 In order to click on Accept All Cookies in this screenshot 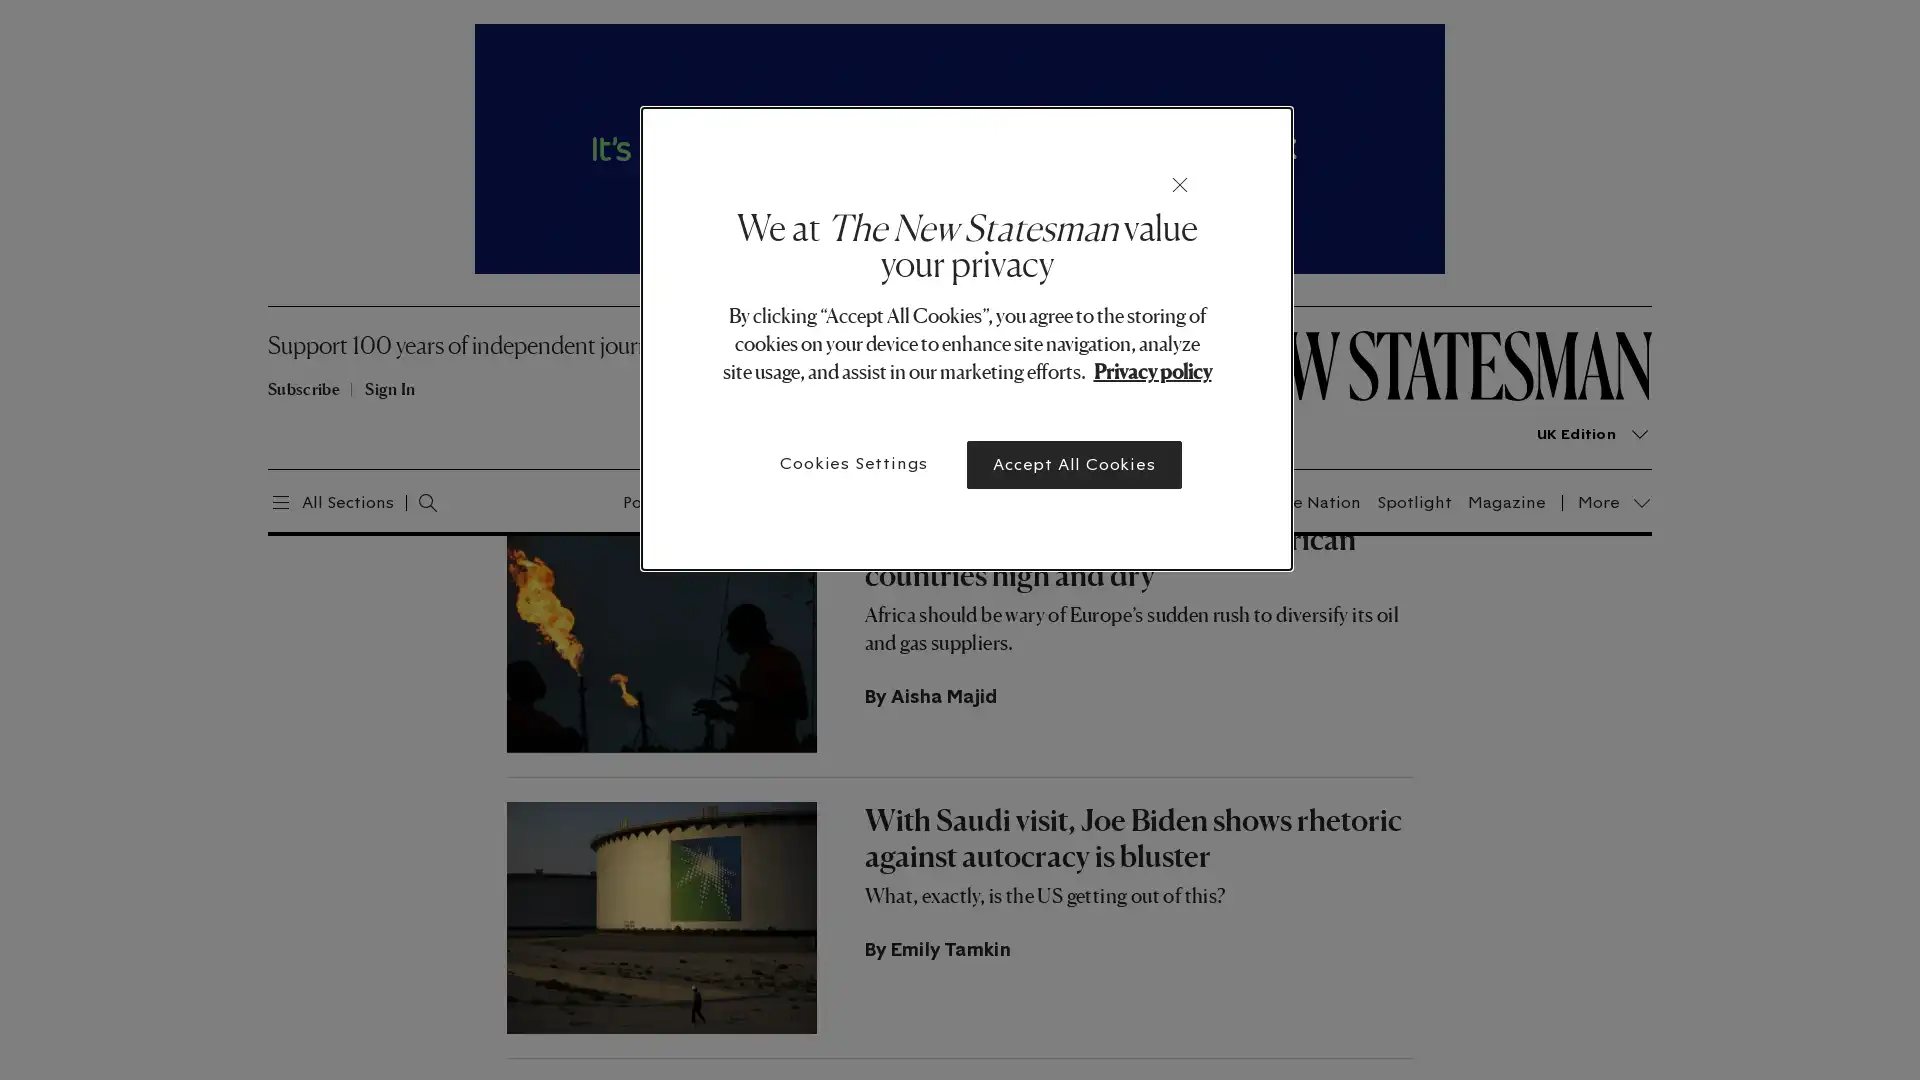, I will do `click(1073, 465)`.